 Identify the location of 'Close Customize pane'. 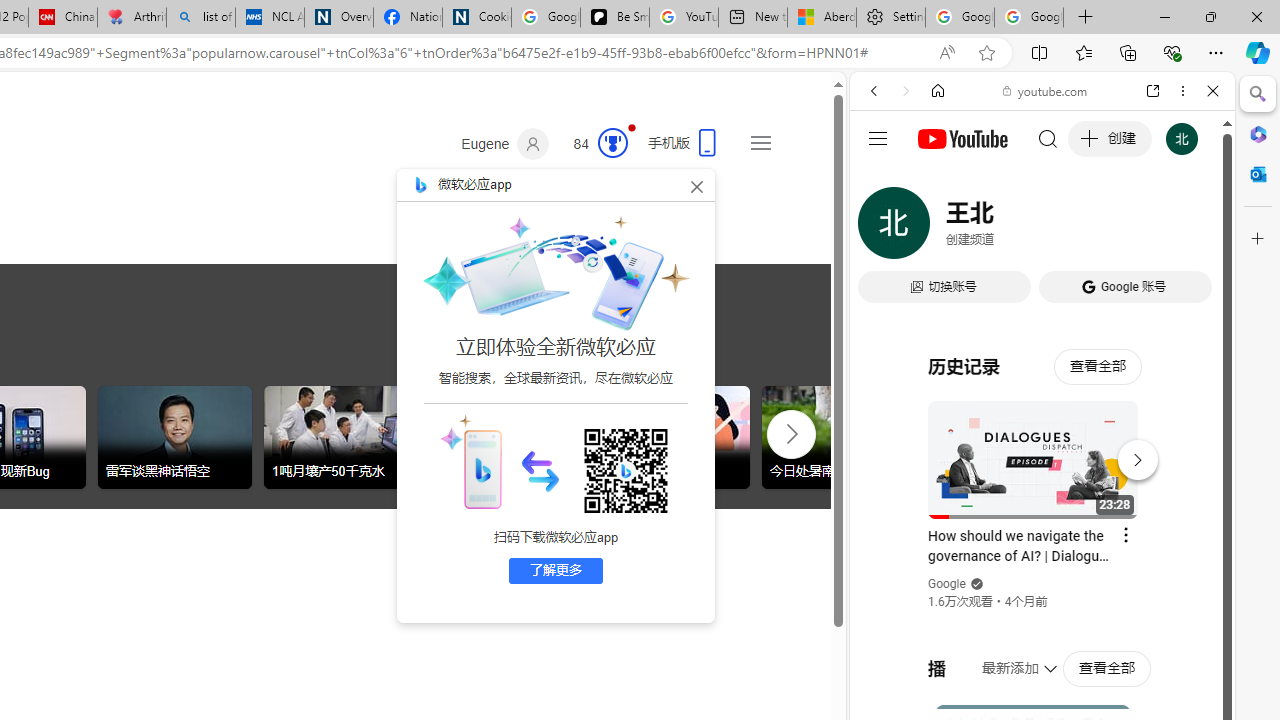
(1257, 238).